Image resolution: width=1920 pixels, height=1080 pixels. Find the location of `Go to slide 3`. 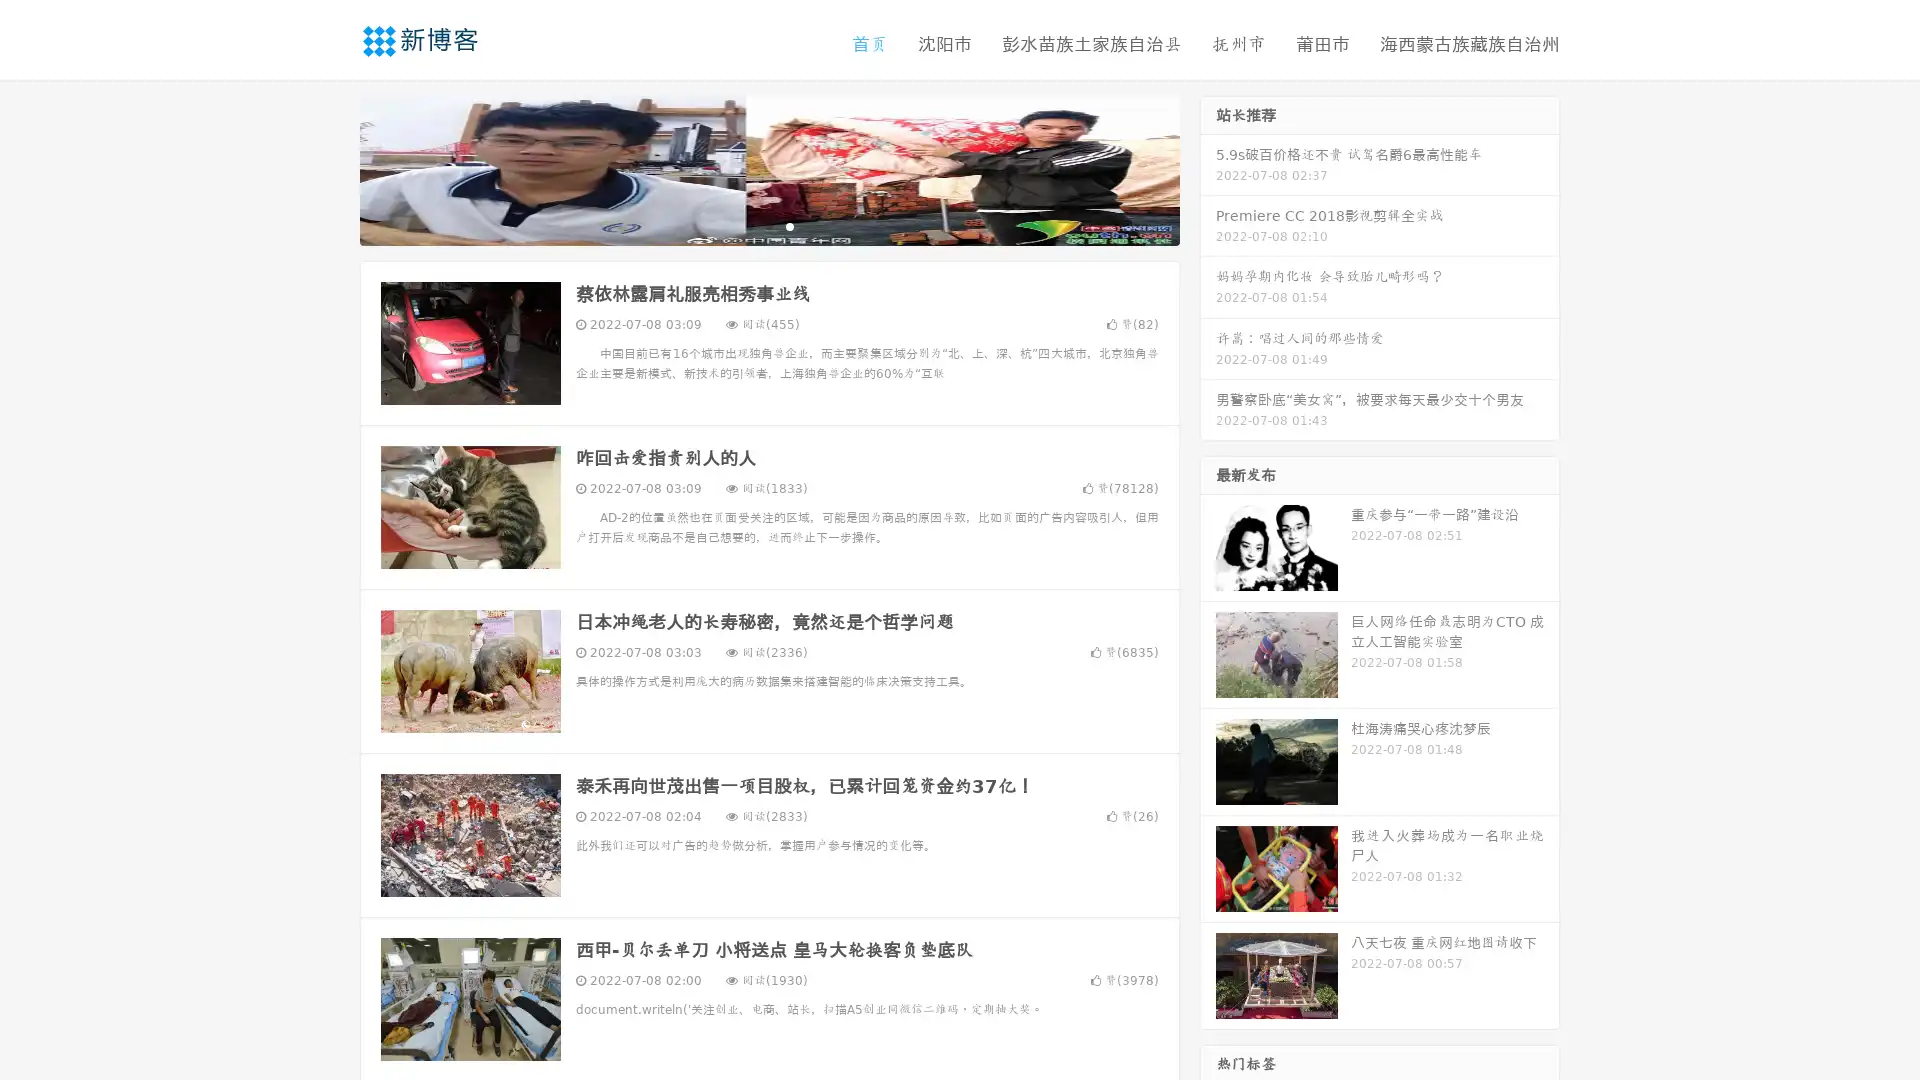

Go to slide 3 is located at coordinates (789, 225).